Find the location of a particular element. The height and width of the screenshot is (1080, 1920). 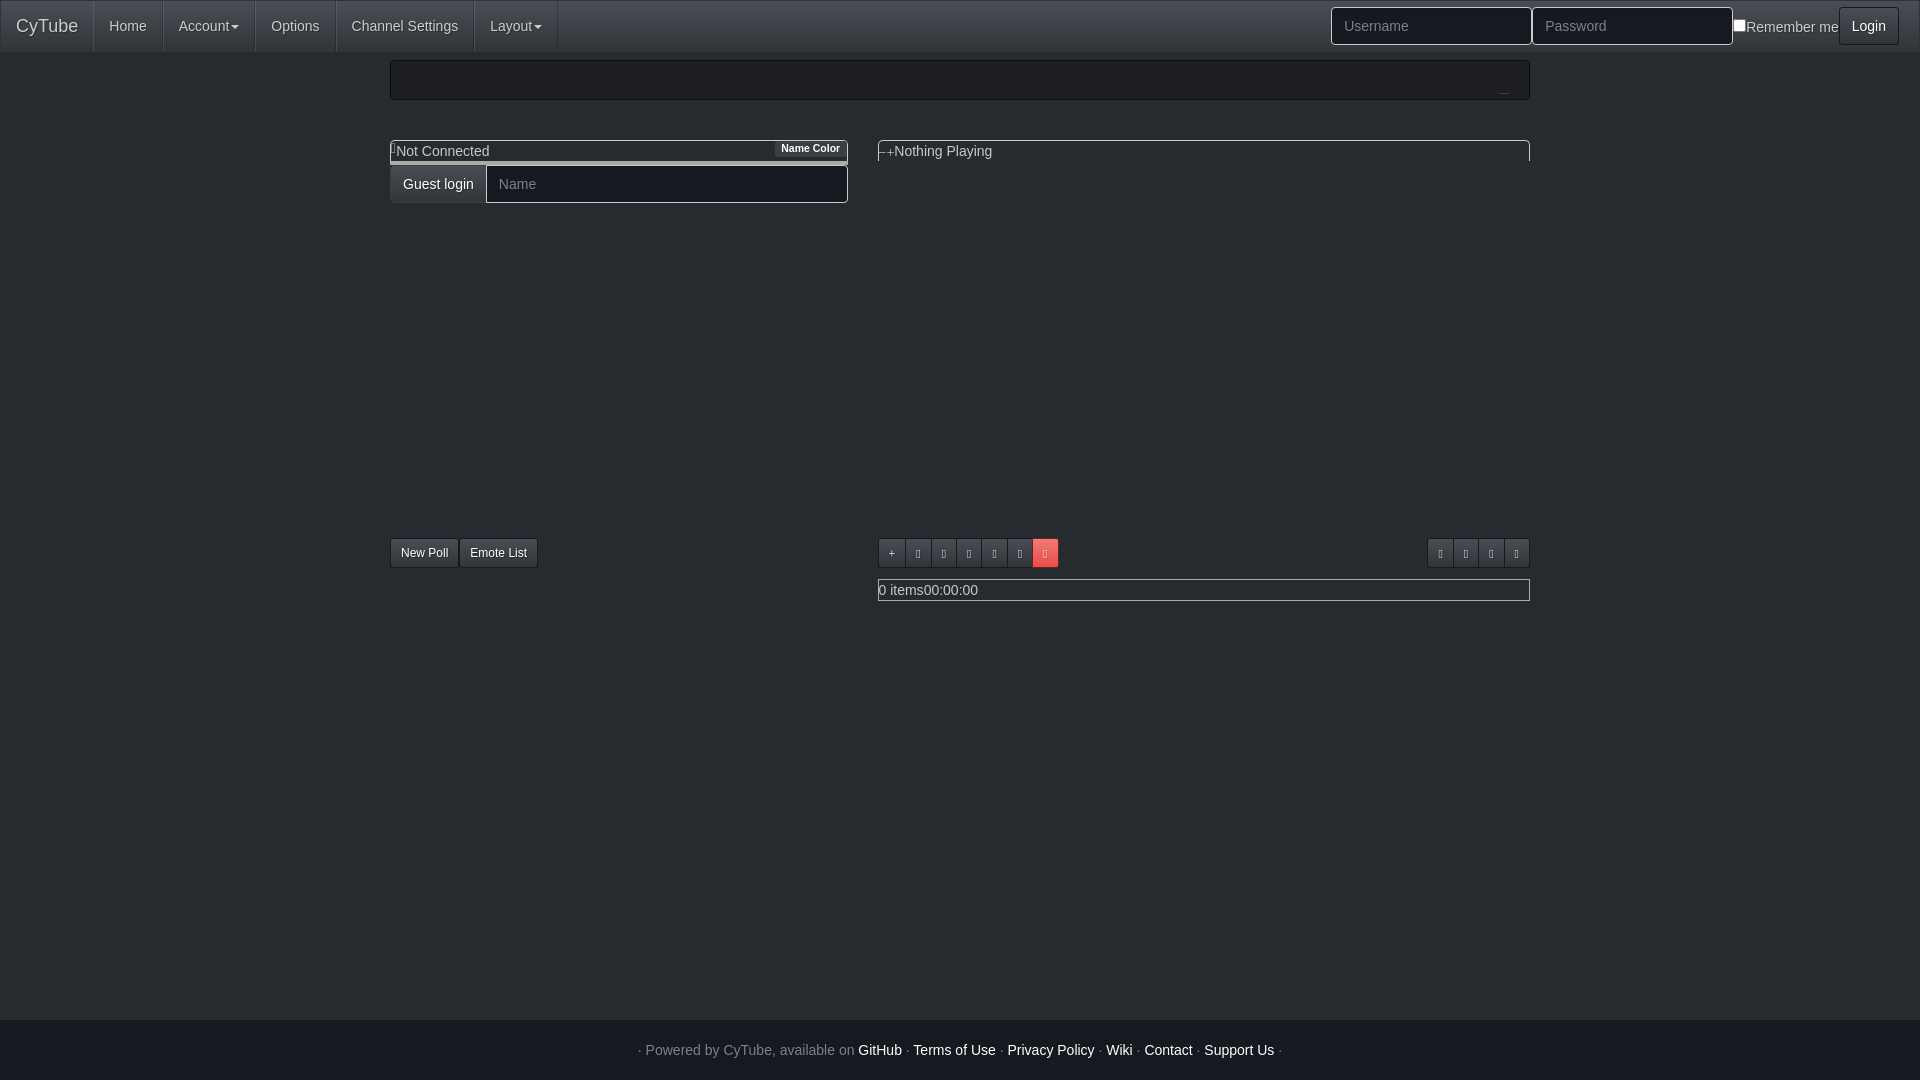

'Make the video smaller' is located at coordinates (878, 152).